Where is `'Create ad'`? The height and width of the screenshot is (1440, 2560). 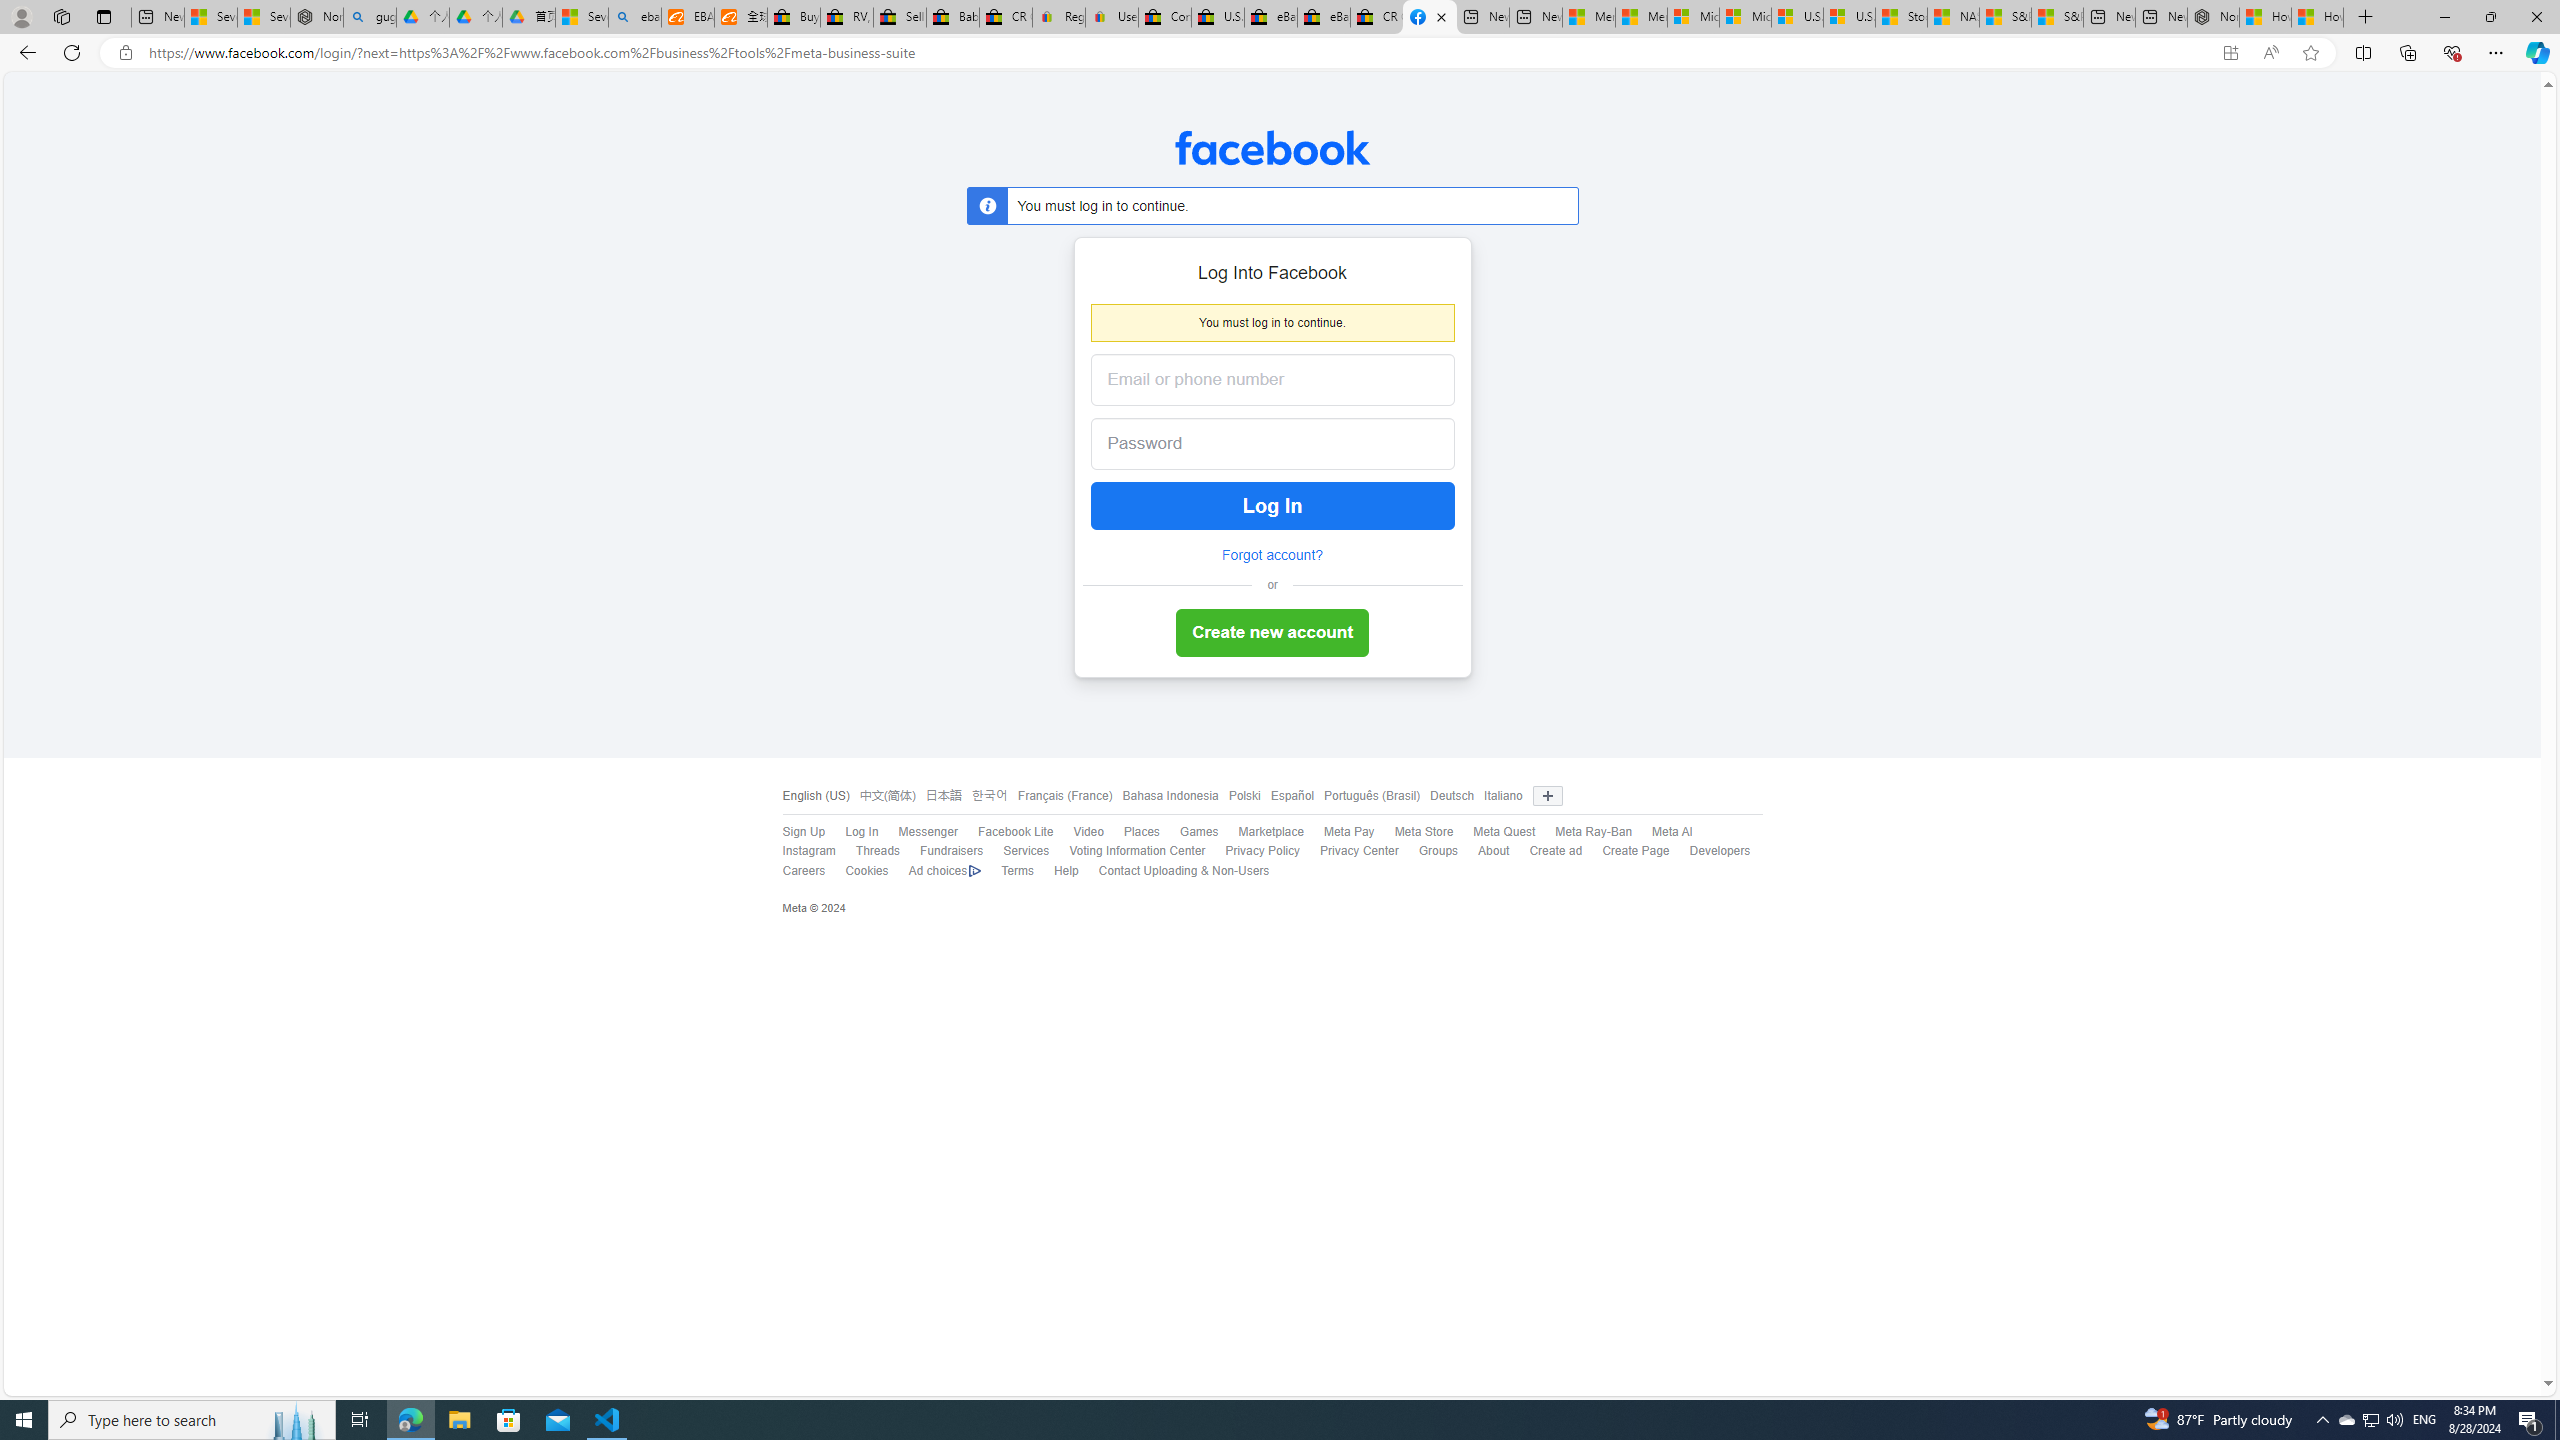 'Create ad' is located at coordinates (1544, 851).